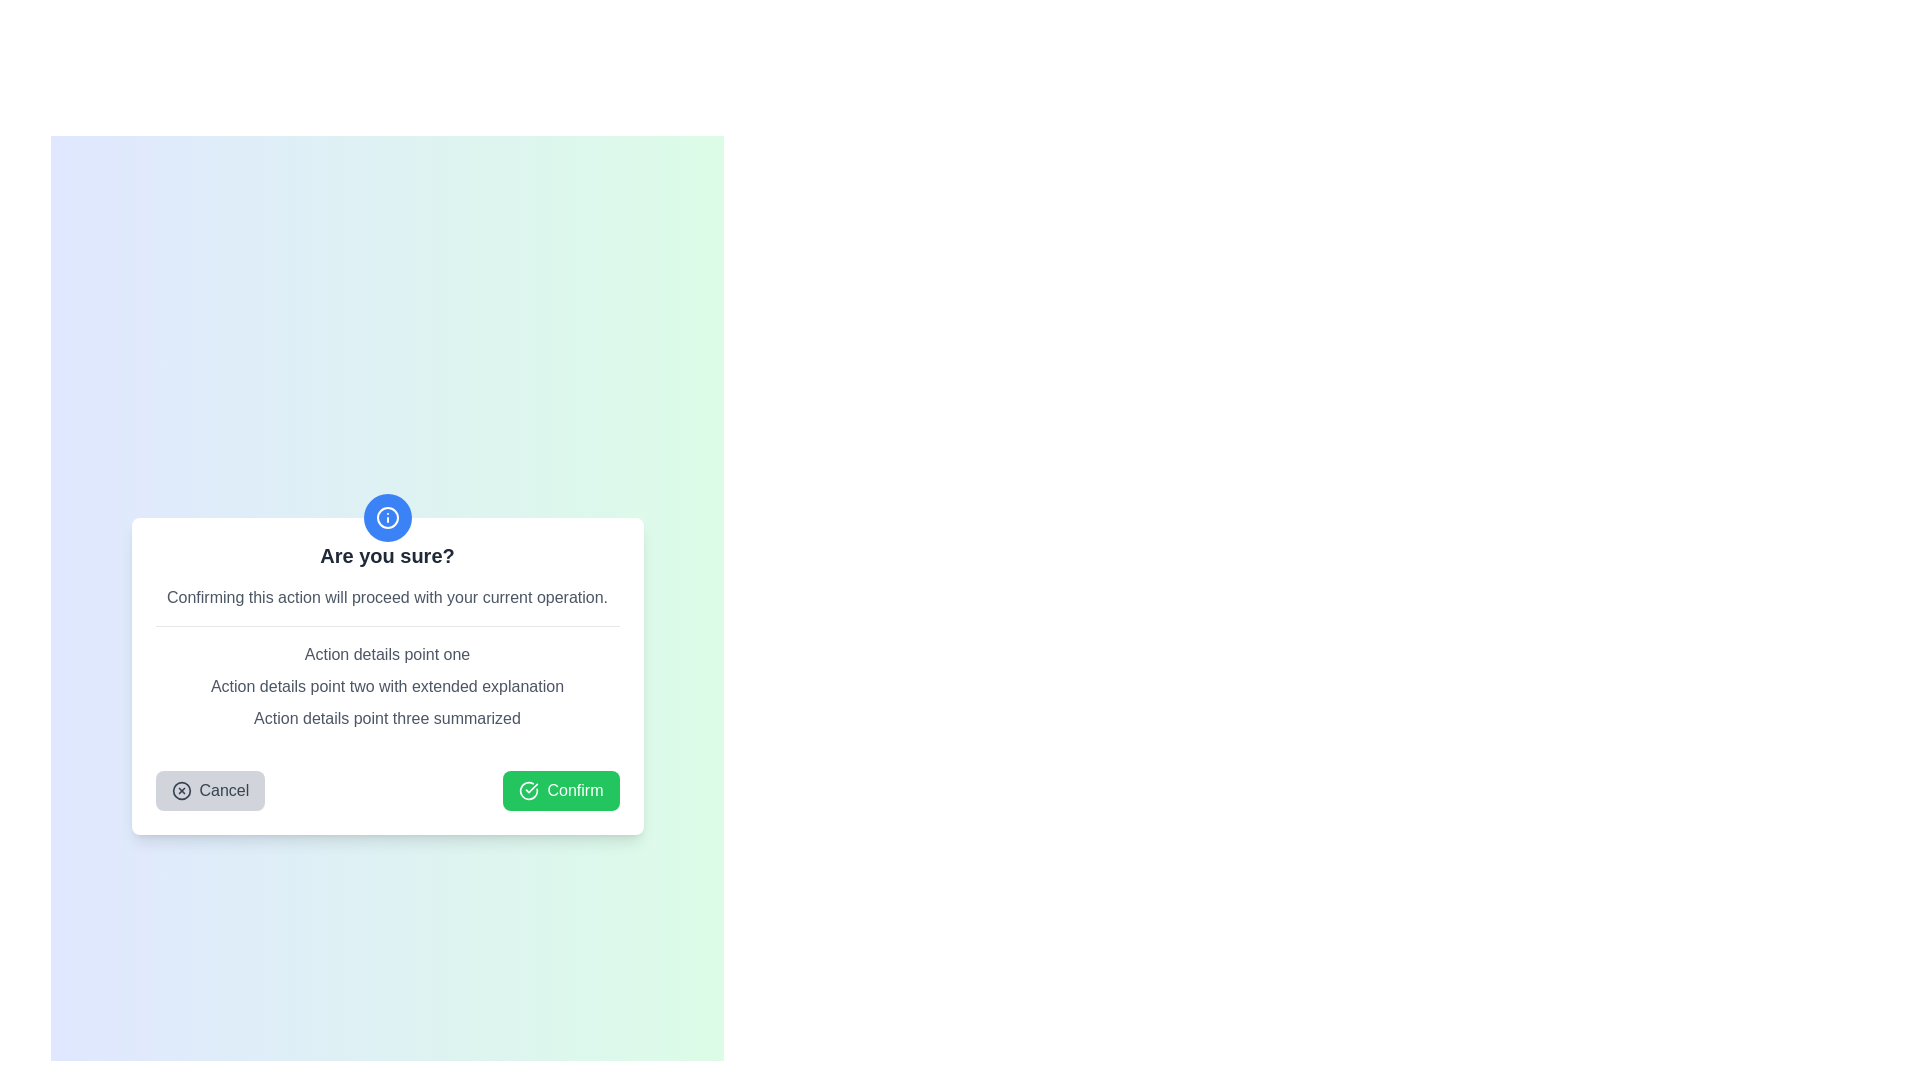  Describe the element at coordinates (387, 516) in the screenshot. I see `the circular element within the SVG graphic that represents the information icon in the upper section of the confirmation dialog box` at that location.